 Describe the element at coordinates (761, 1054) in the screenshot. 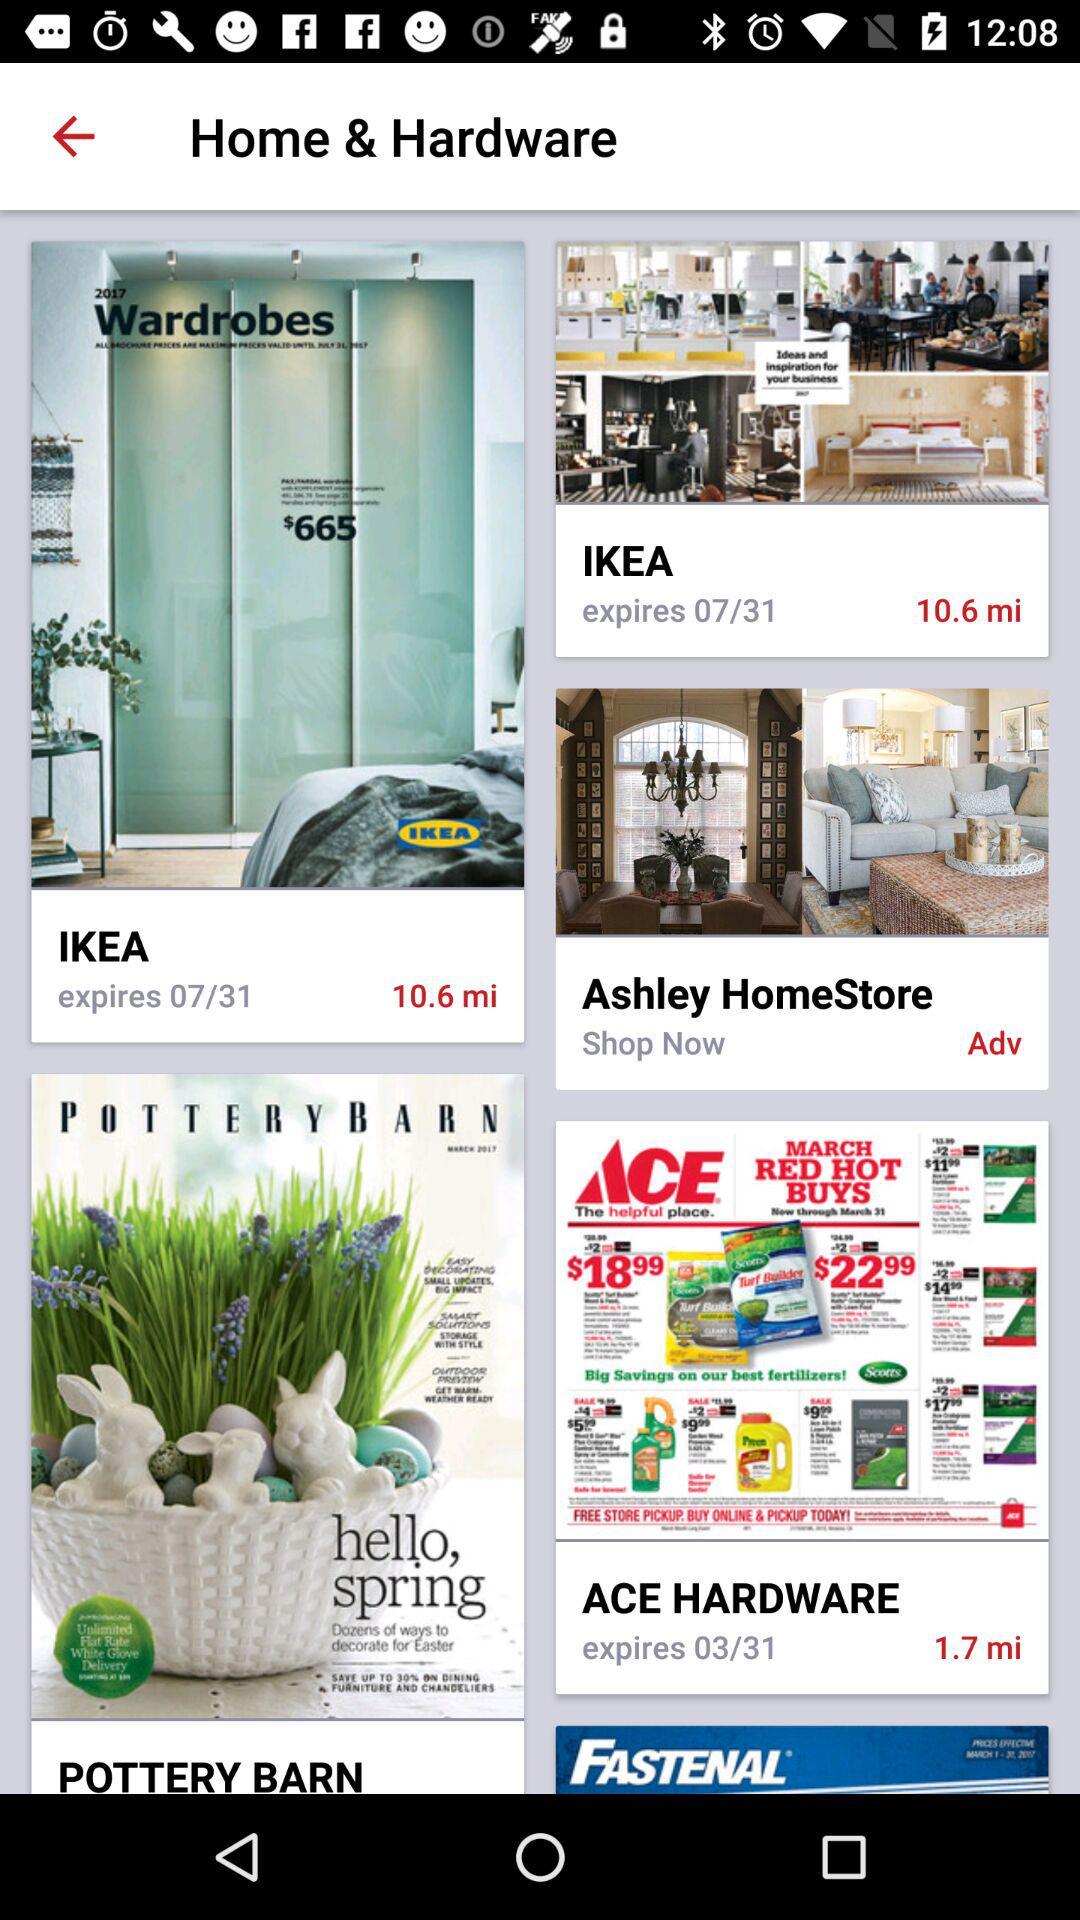

I see `the icon below ashley homestore` at that location.